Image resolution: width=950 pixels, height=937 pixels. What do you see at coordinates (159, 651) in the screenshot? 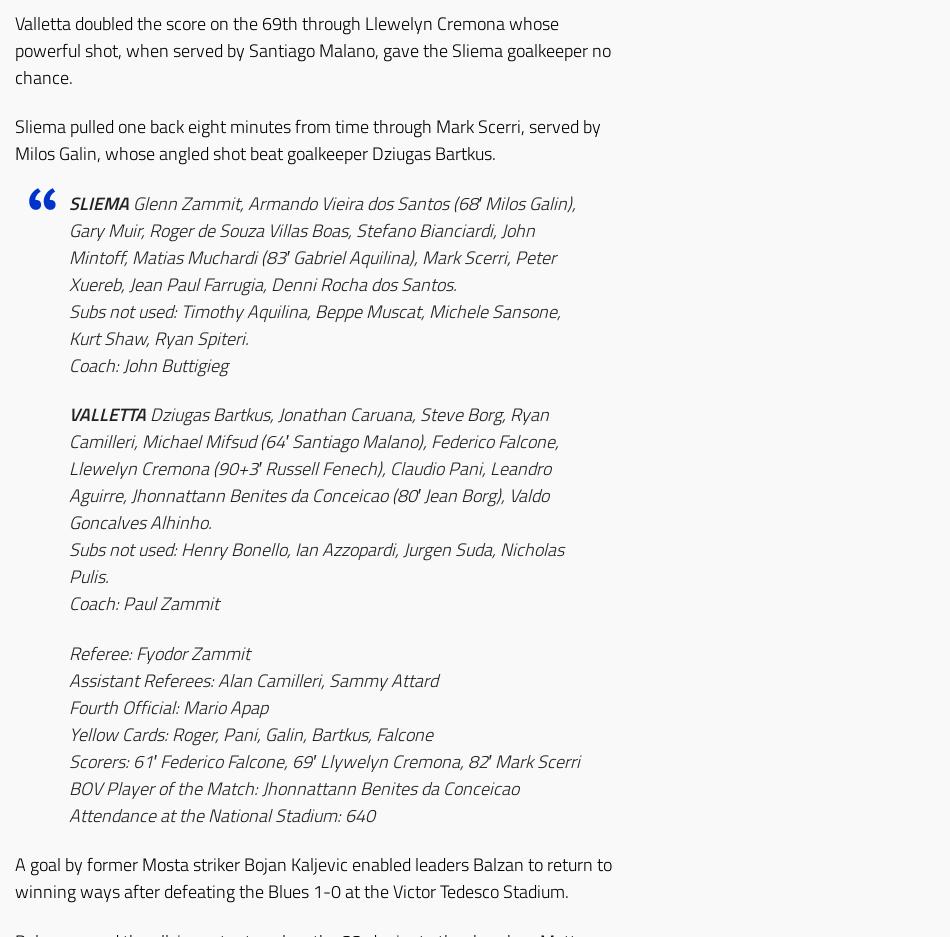
I see `'Referee: Fyodor Zammit'` at bounding box center [159, 651].